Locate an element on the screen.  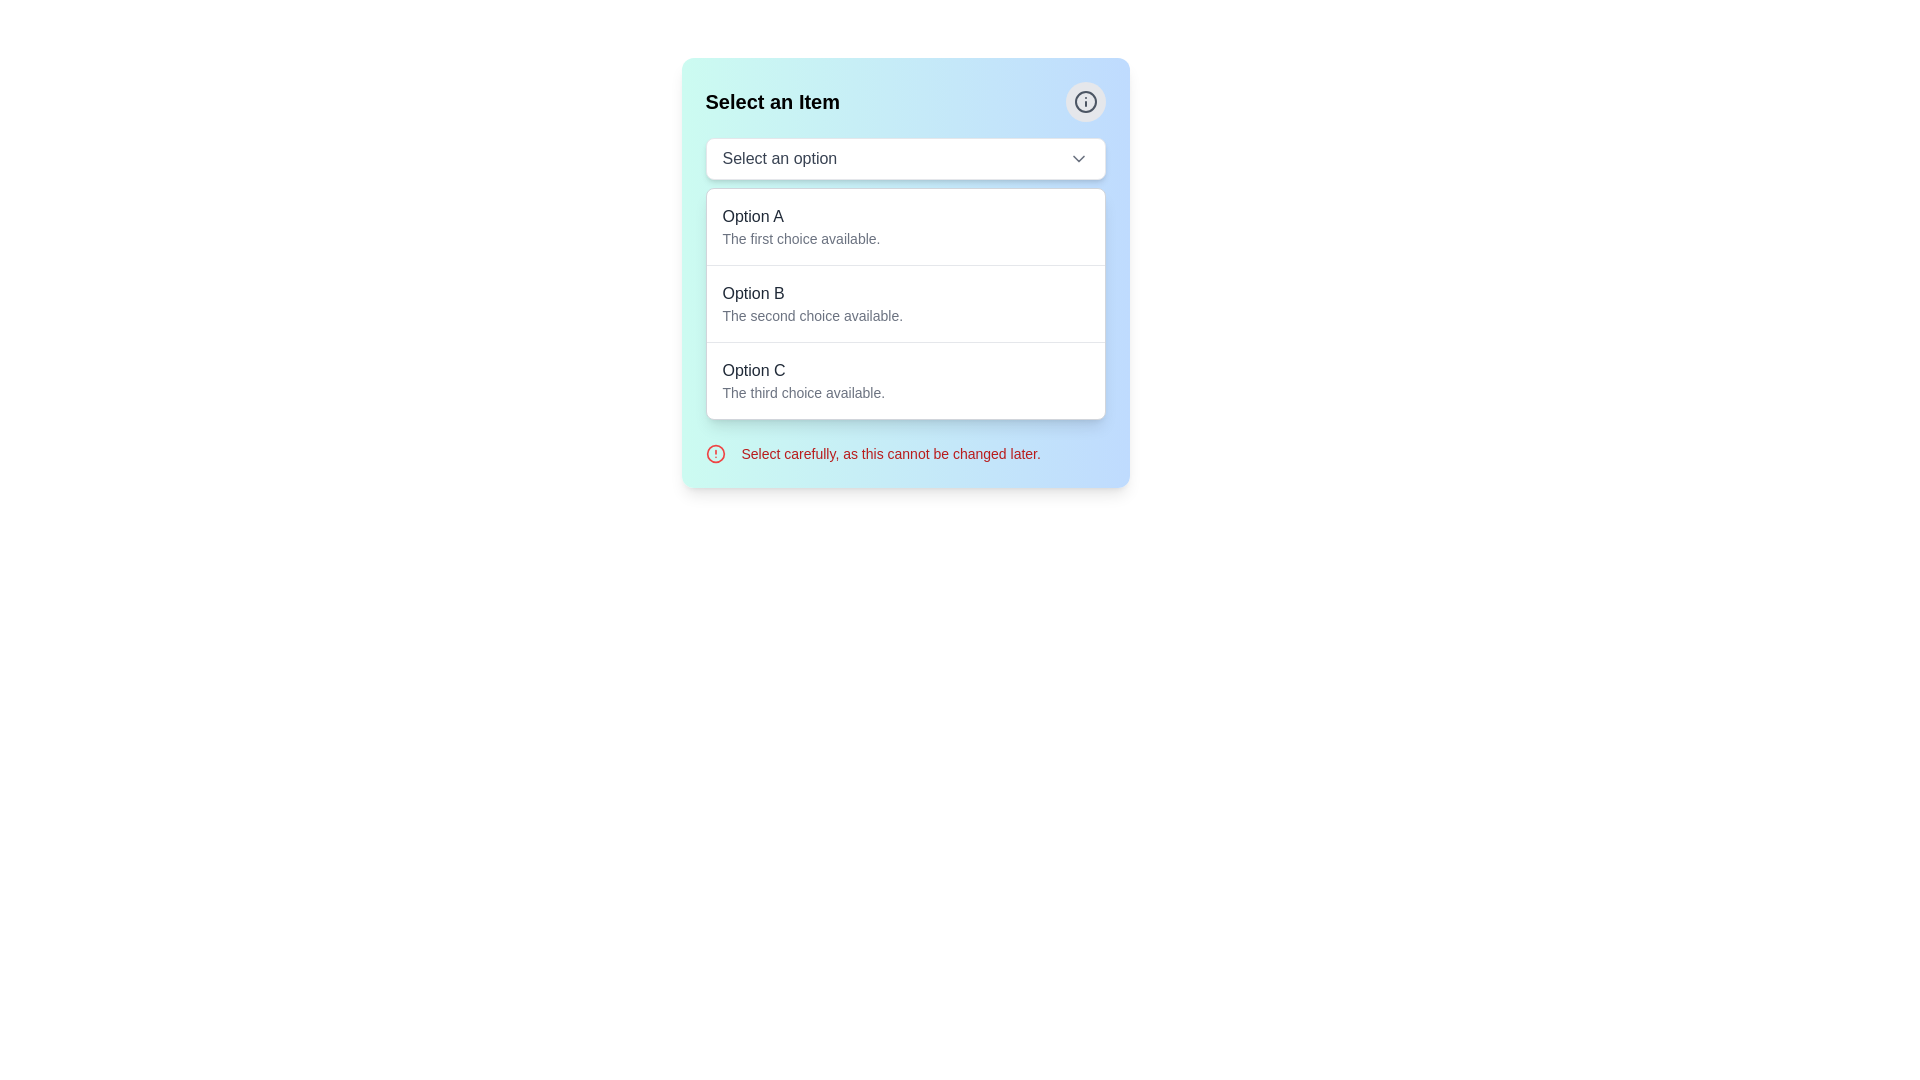
the text label displaying 'The second choice available.' located under the header 'Option B' in the dropdown menu is located at coordinates (812, 315).